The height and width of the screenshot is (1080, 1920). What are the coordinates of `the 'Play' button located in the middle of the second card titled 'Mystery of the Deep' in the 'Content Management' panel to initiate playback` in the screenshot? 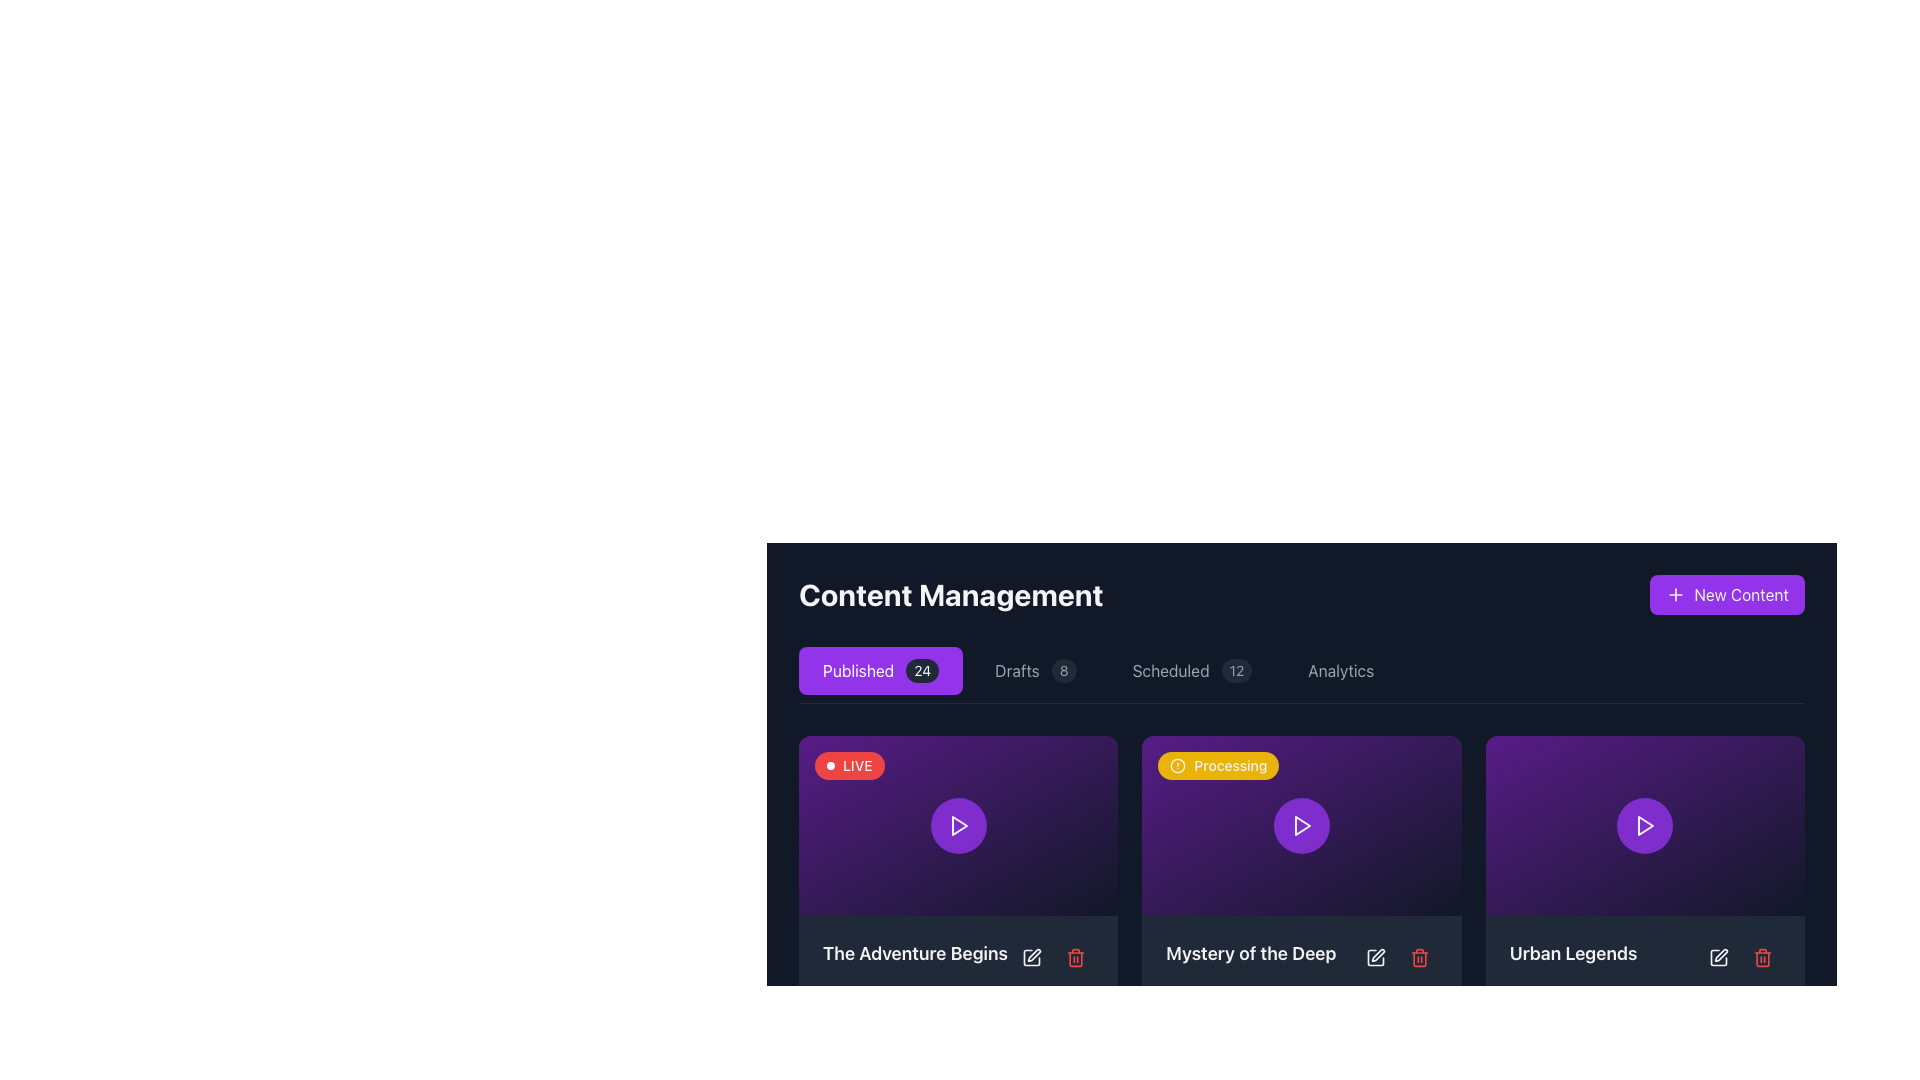 It's located at (1301, 825).